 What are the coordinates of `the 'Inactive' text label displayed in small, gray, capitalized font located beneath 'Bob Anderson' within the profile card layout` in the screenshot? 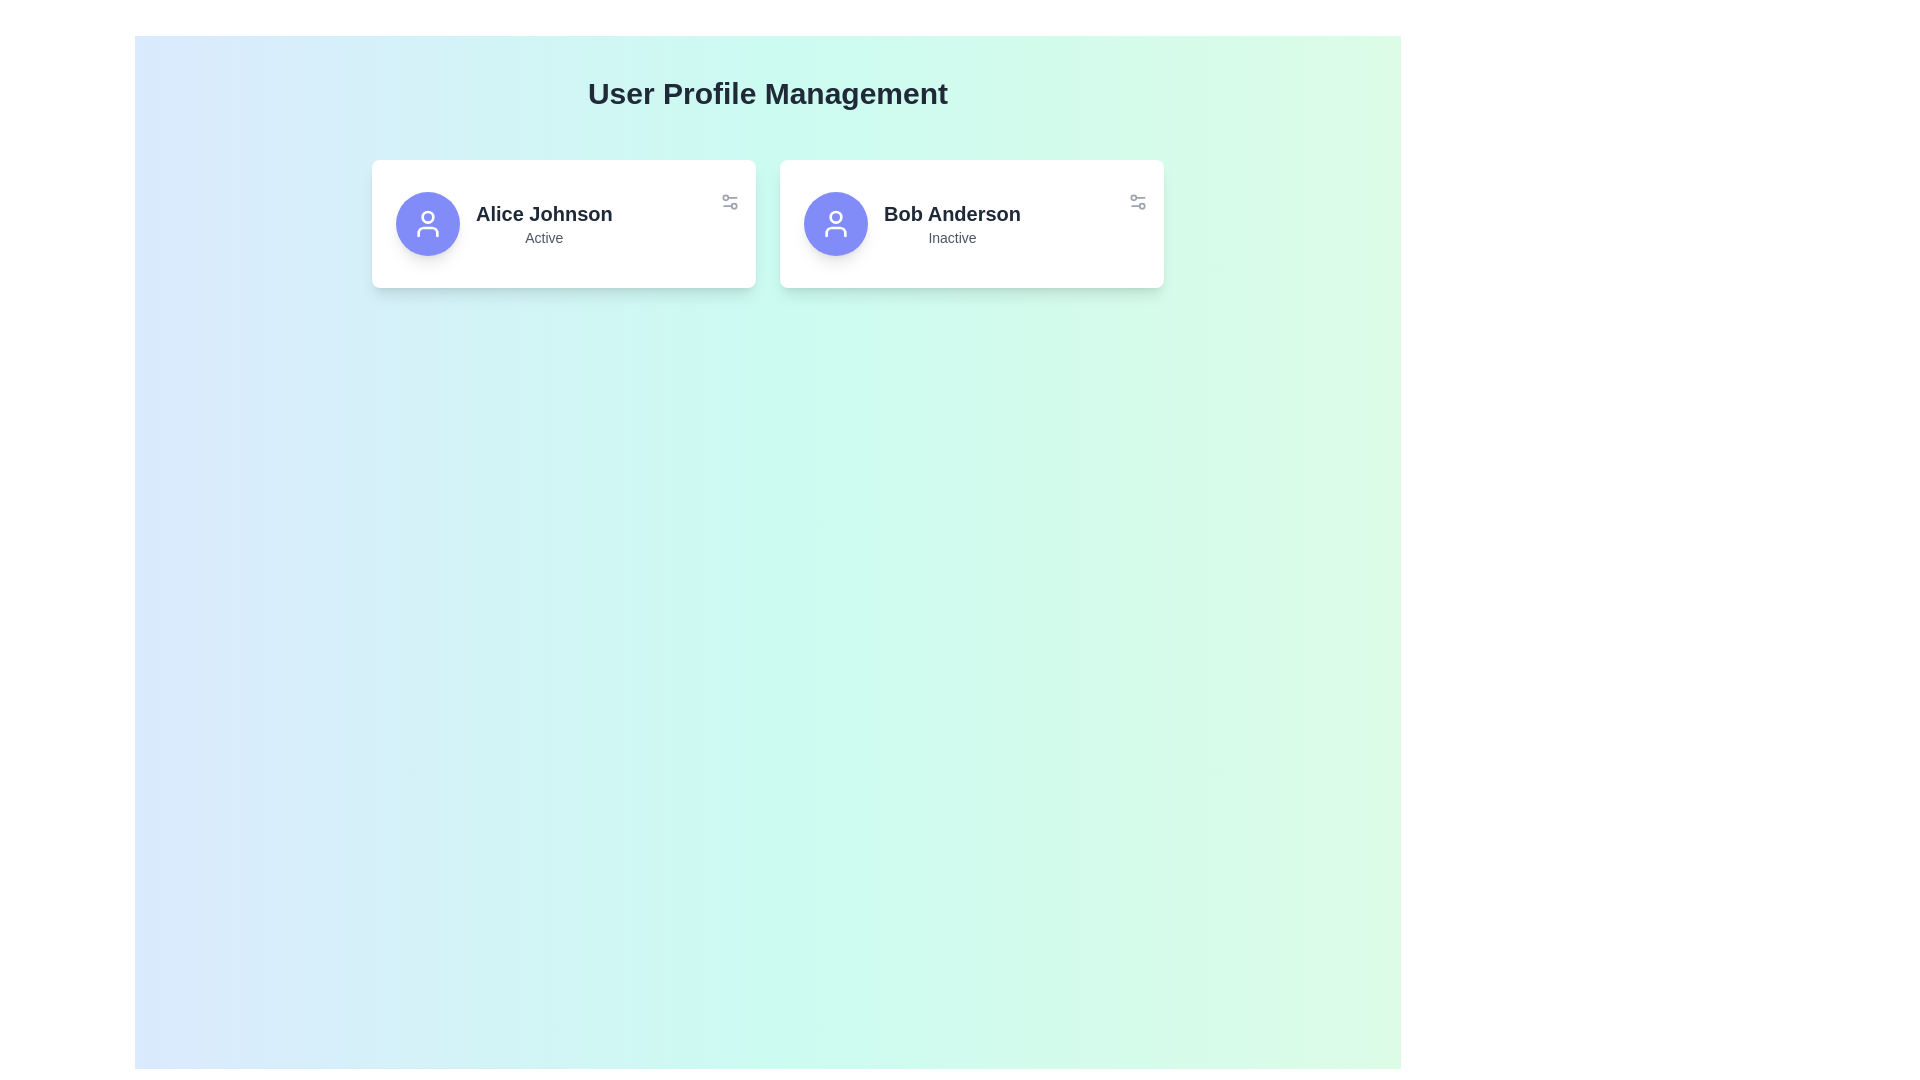 It's located at (951, 237).